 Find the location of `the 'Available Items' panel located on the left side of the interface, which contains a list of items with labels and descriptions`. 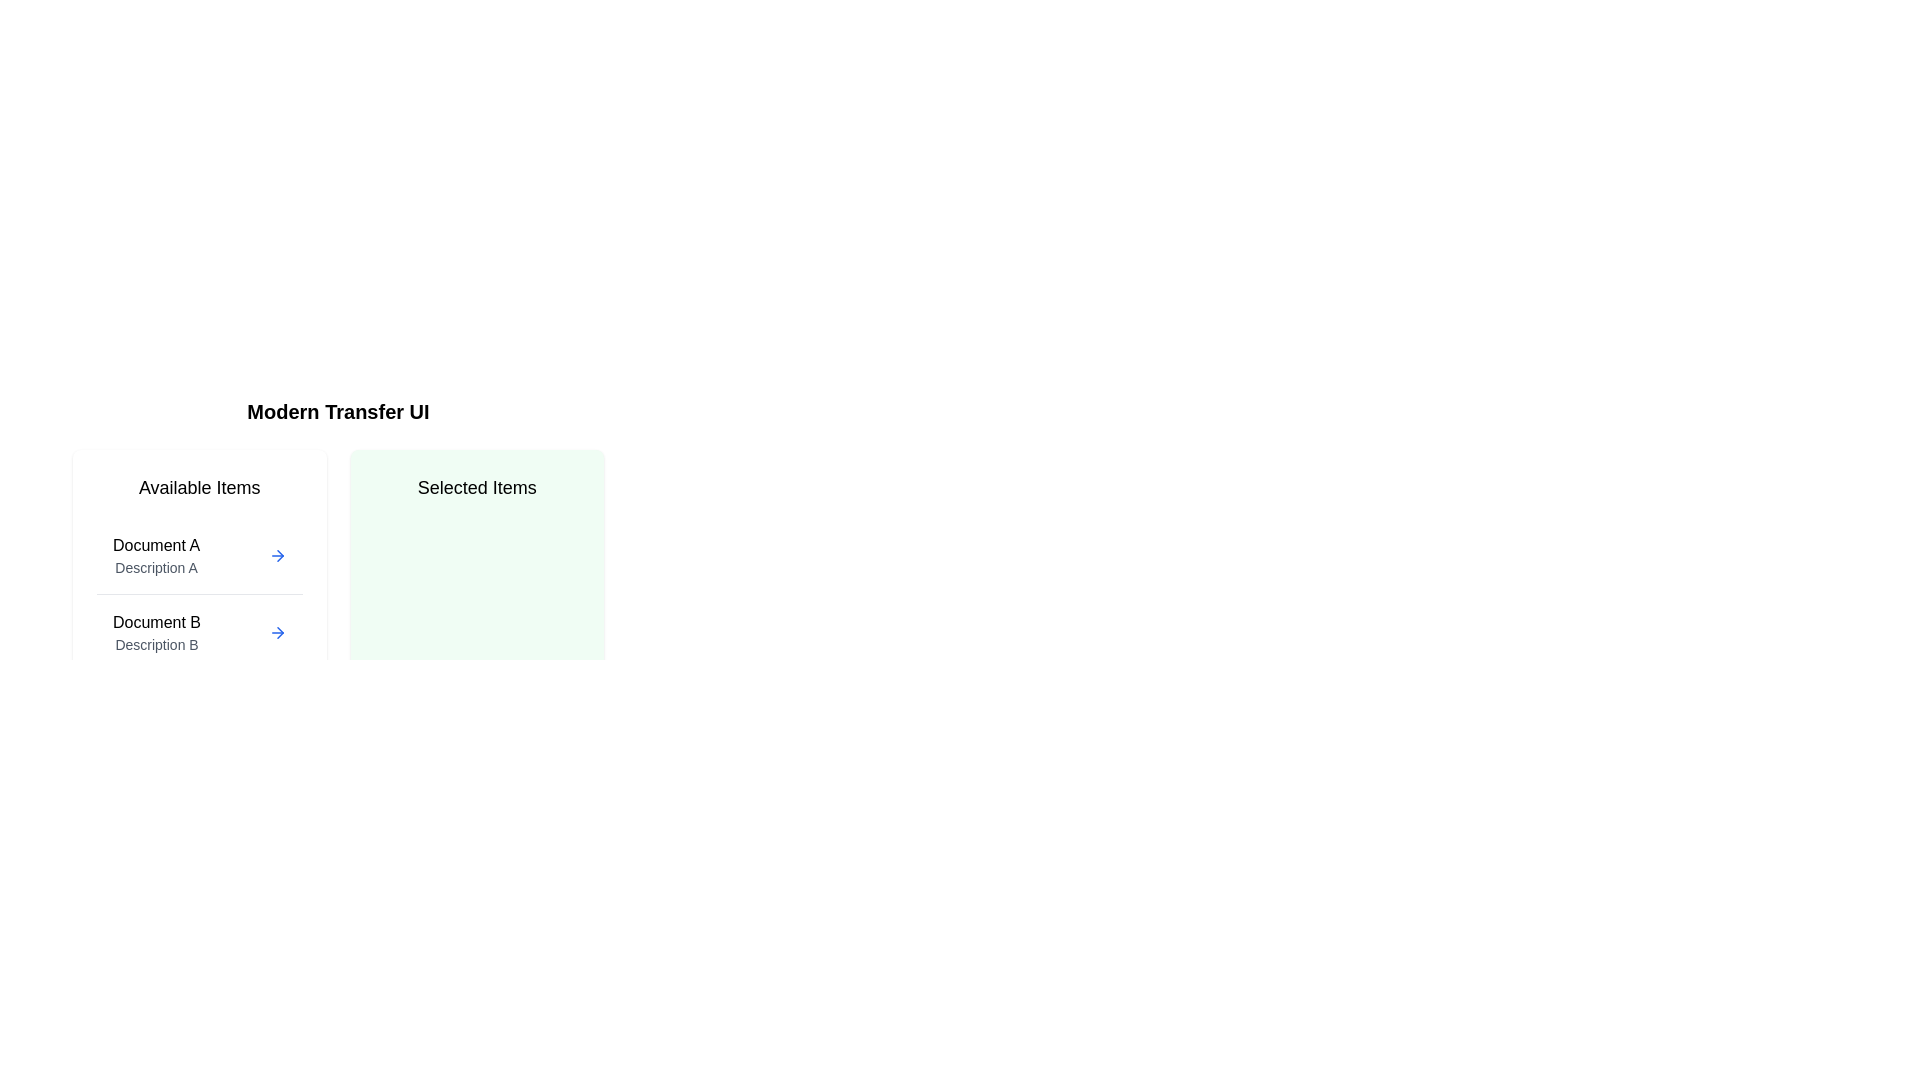

the 'Available Items' panel located on the left side of the interface, which contains a list of items with labels and descriptions is located at coordinates (199, 609).